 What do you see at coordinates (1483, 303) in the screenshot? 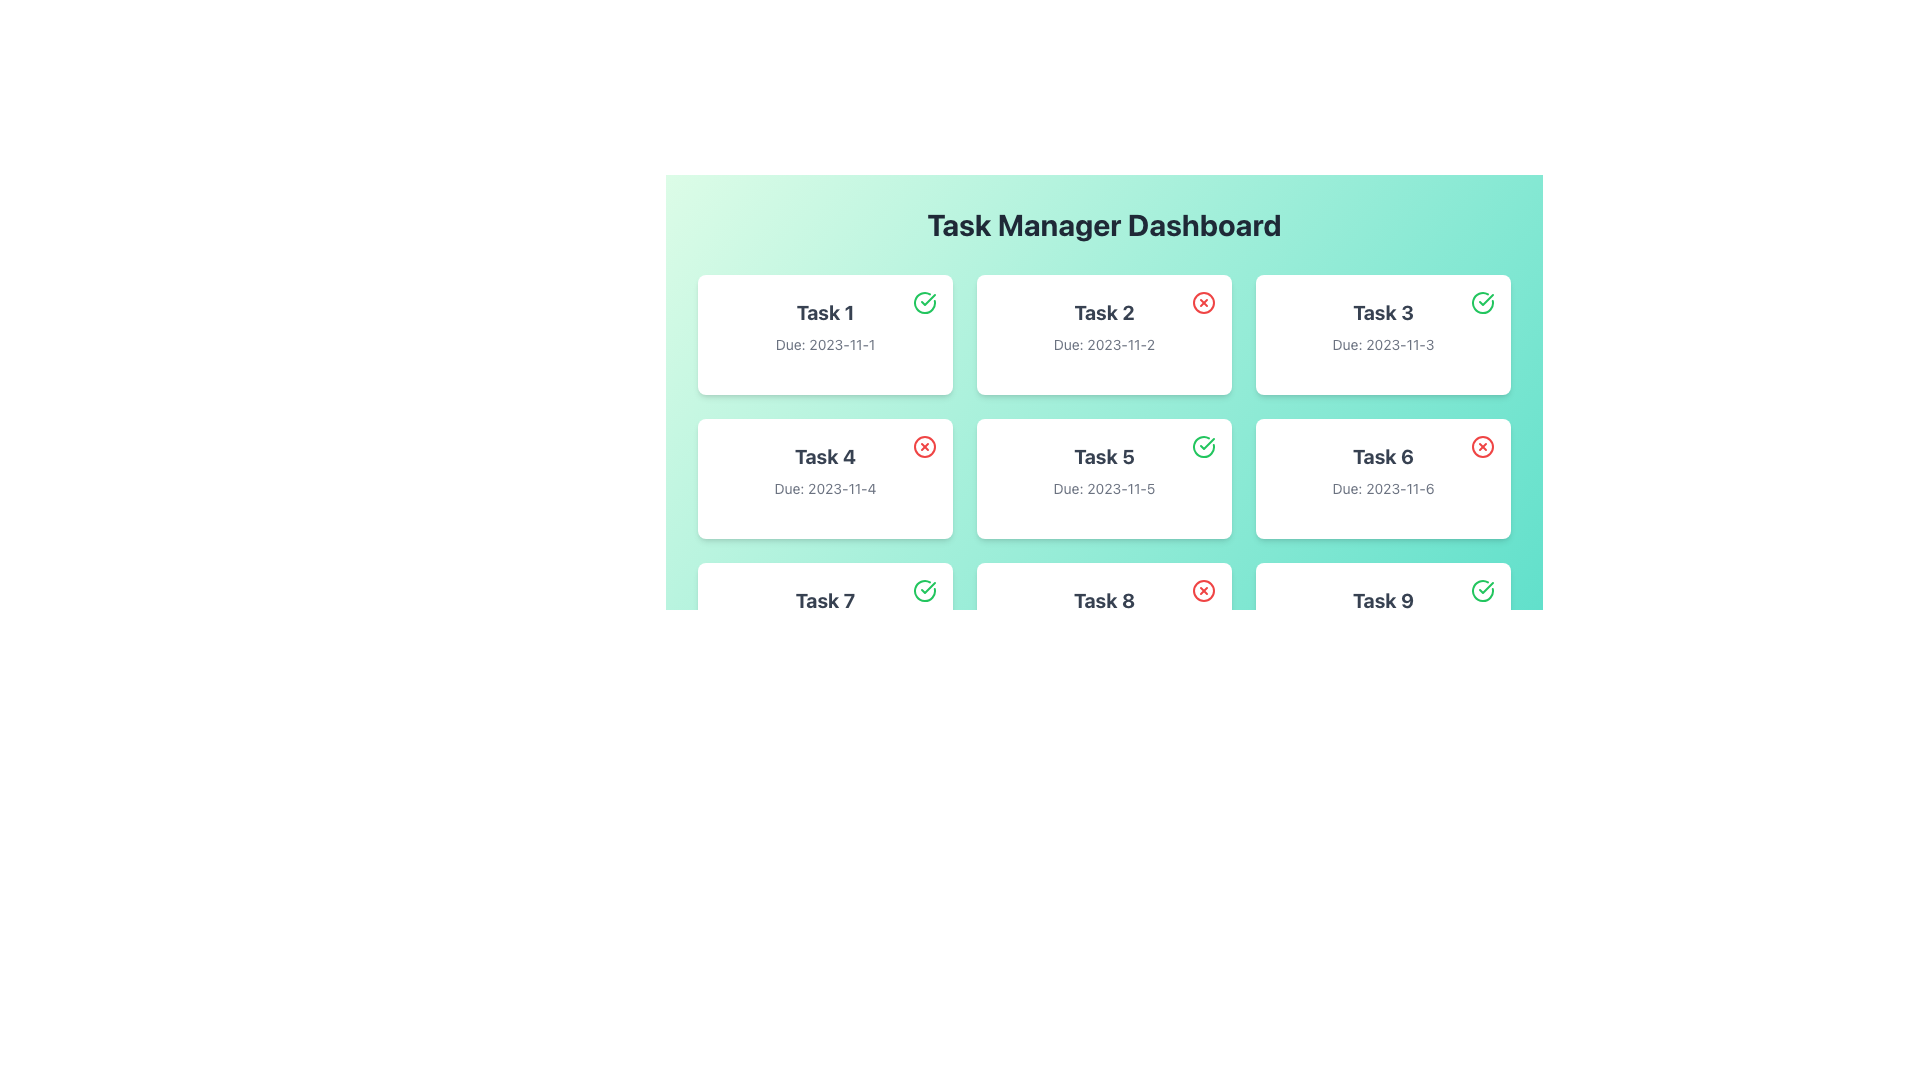
I see `the compact green circular icon with a white check mark located in the top-right corner of the 'Task 3' card` at bounding box center [1483, 303].